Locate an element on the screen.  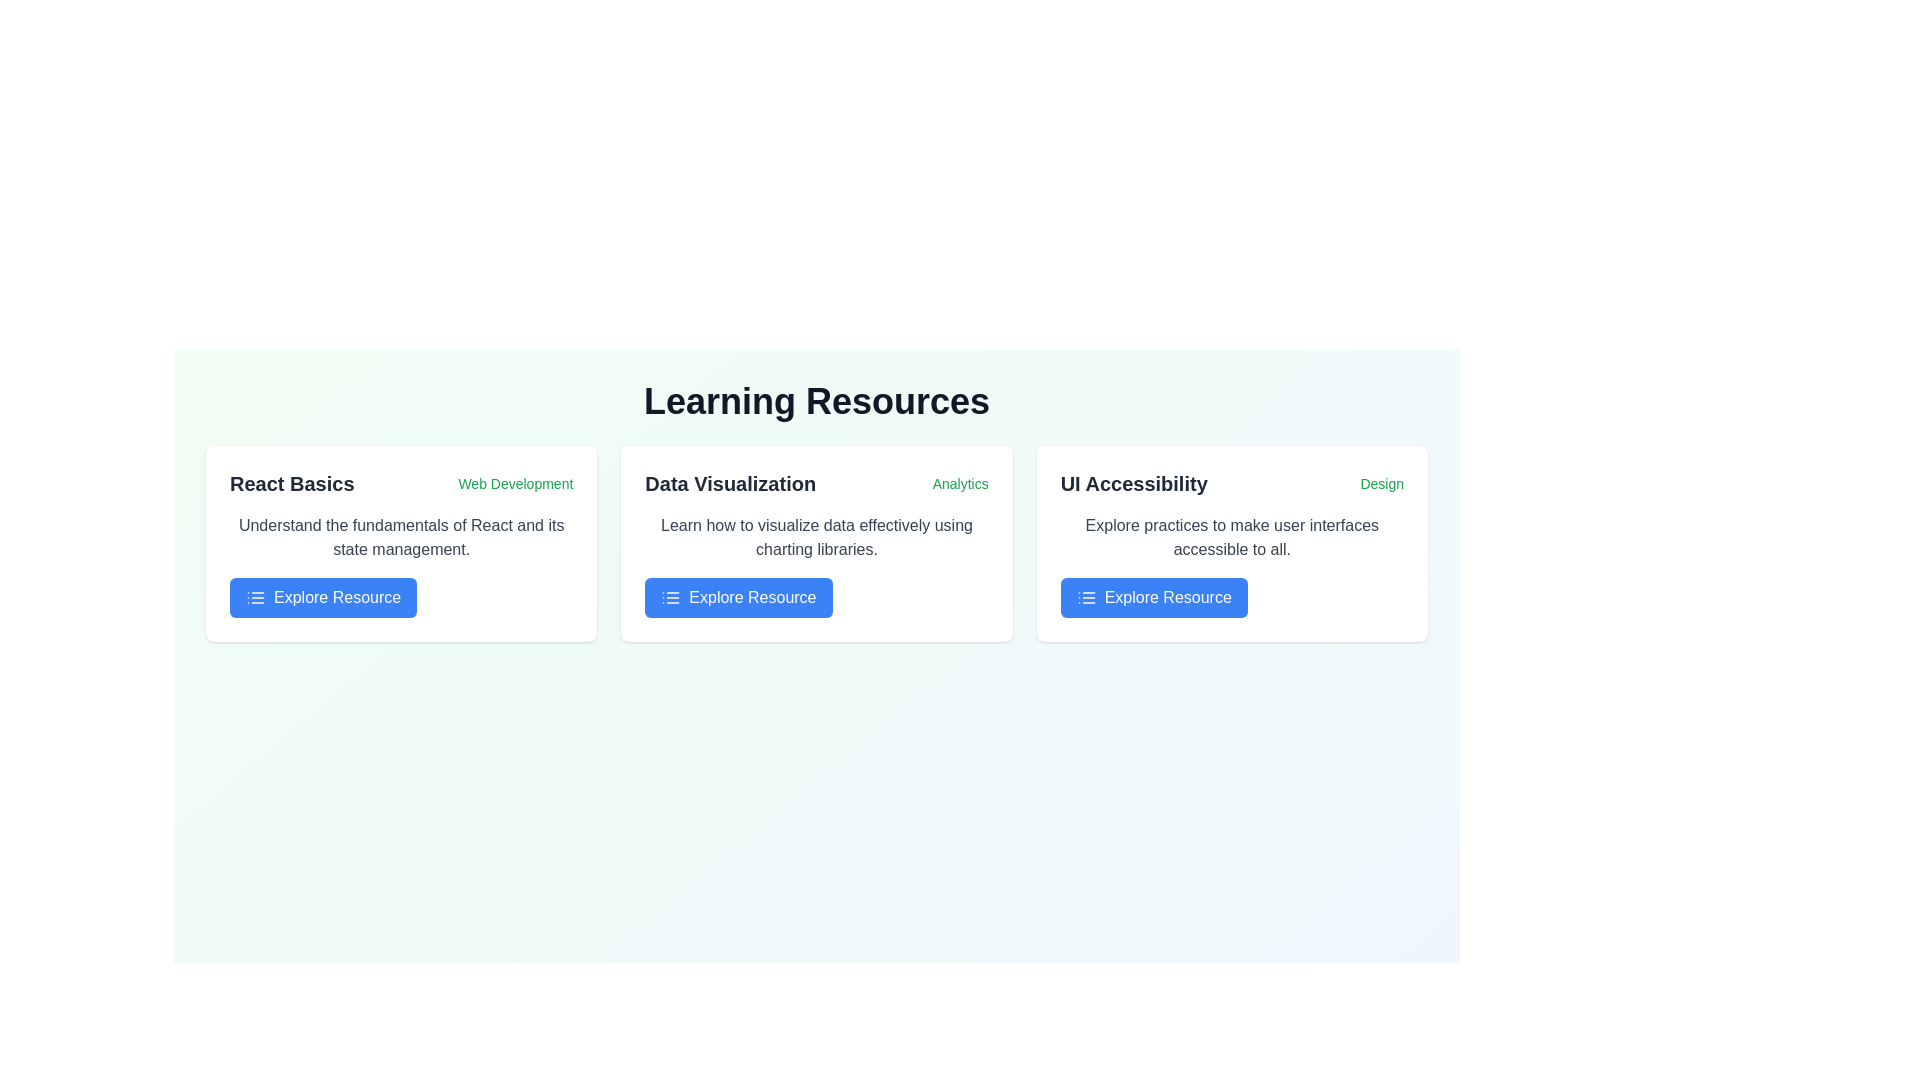
the Text Label that displays the title of the resource topic, located under the header 'Learning Resources' and above the subtitle 'Web Development' is located at coordinates (291, 483).